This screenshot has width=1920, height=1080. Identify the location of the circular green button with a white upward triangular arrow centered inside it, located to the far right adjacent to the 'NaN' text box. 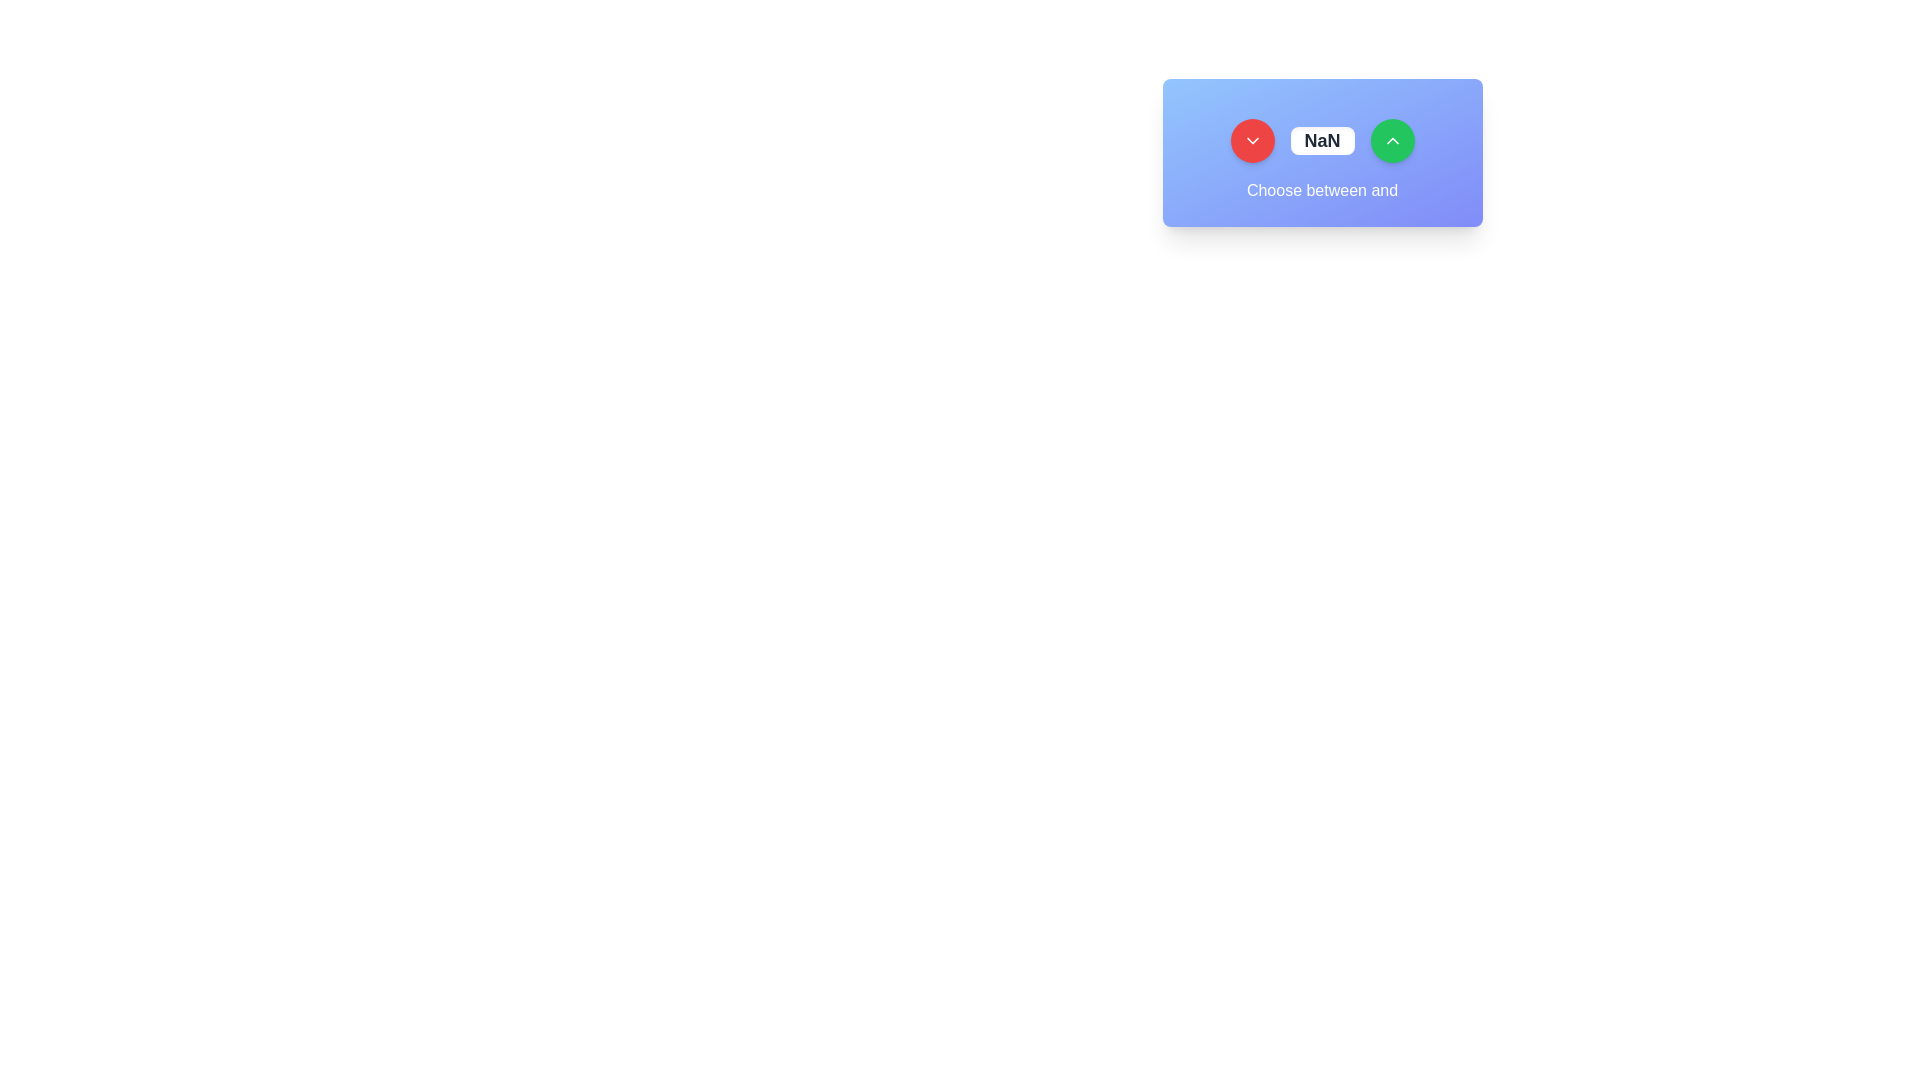
(1391, 140).